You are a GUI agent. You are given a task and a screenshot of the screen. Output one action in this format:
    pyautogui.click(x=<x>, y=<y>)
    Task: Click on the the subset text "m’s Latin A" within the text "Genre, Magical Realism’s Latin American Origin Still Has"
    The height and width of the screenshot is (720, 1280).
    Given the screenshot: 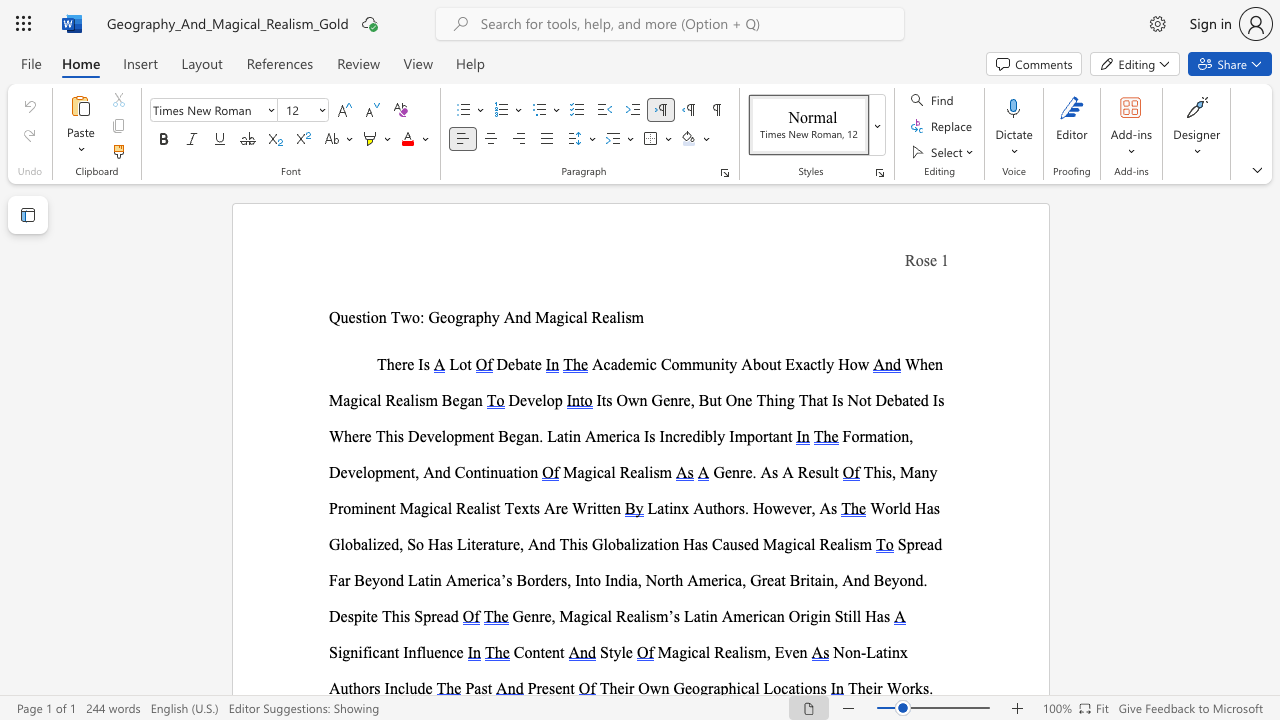 What is the action you would take?
    pyautogui.click(x=656, y=615)
    